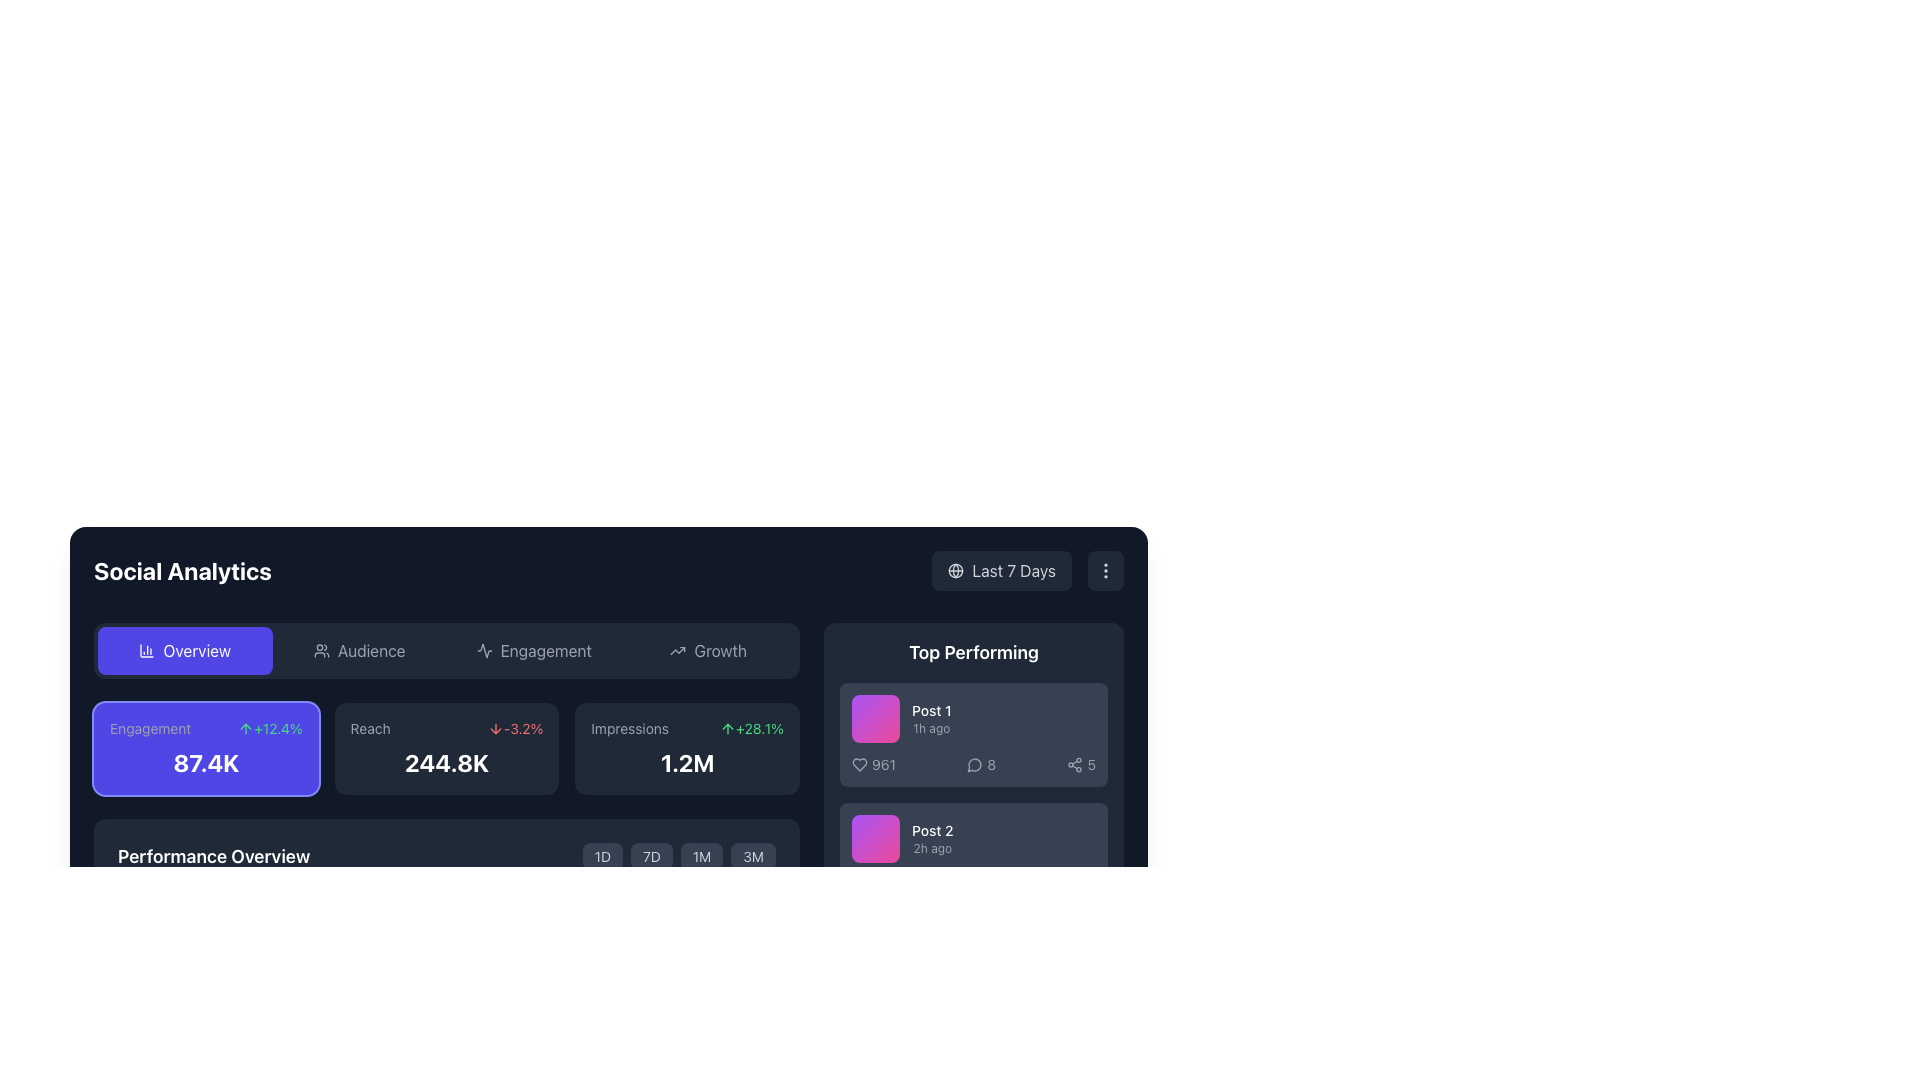 Image resolution: width=1920 pixels, height=1080 pixels. Describe the element at coordinates (1104, 570) in the screenshot. I see `the options indicator icon located in the top-right corner of the 'Social Analytics' interface` at that location.